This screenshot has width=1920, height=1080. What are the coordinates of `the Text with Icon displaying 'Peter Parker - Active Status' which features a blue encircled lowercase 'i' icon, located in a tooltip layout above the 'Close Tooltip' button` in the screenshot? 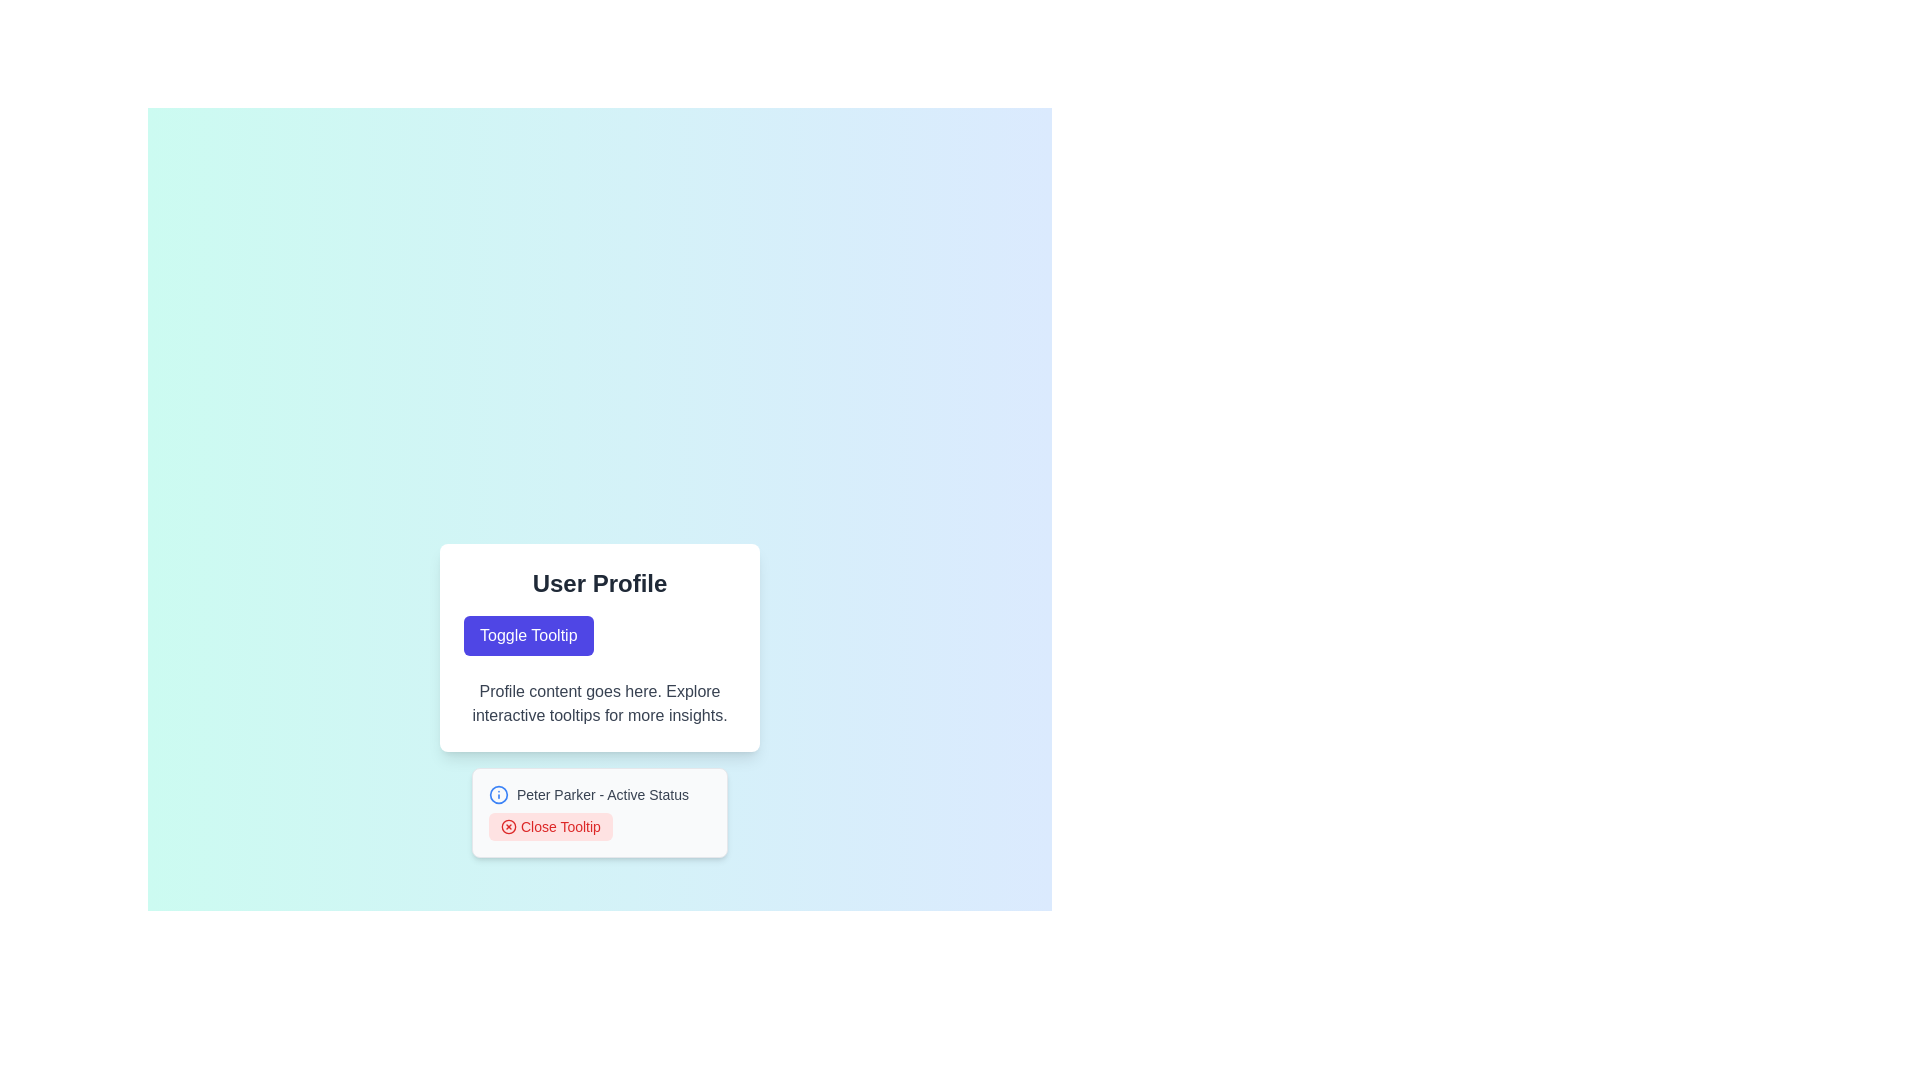 It's located at (599, 793).